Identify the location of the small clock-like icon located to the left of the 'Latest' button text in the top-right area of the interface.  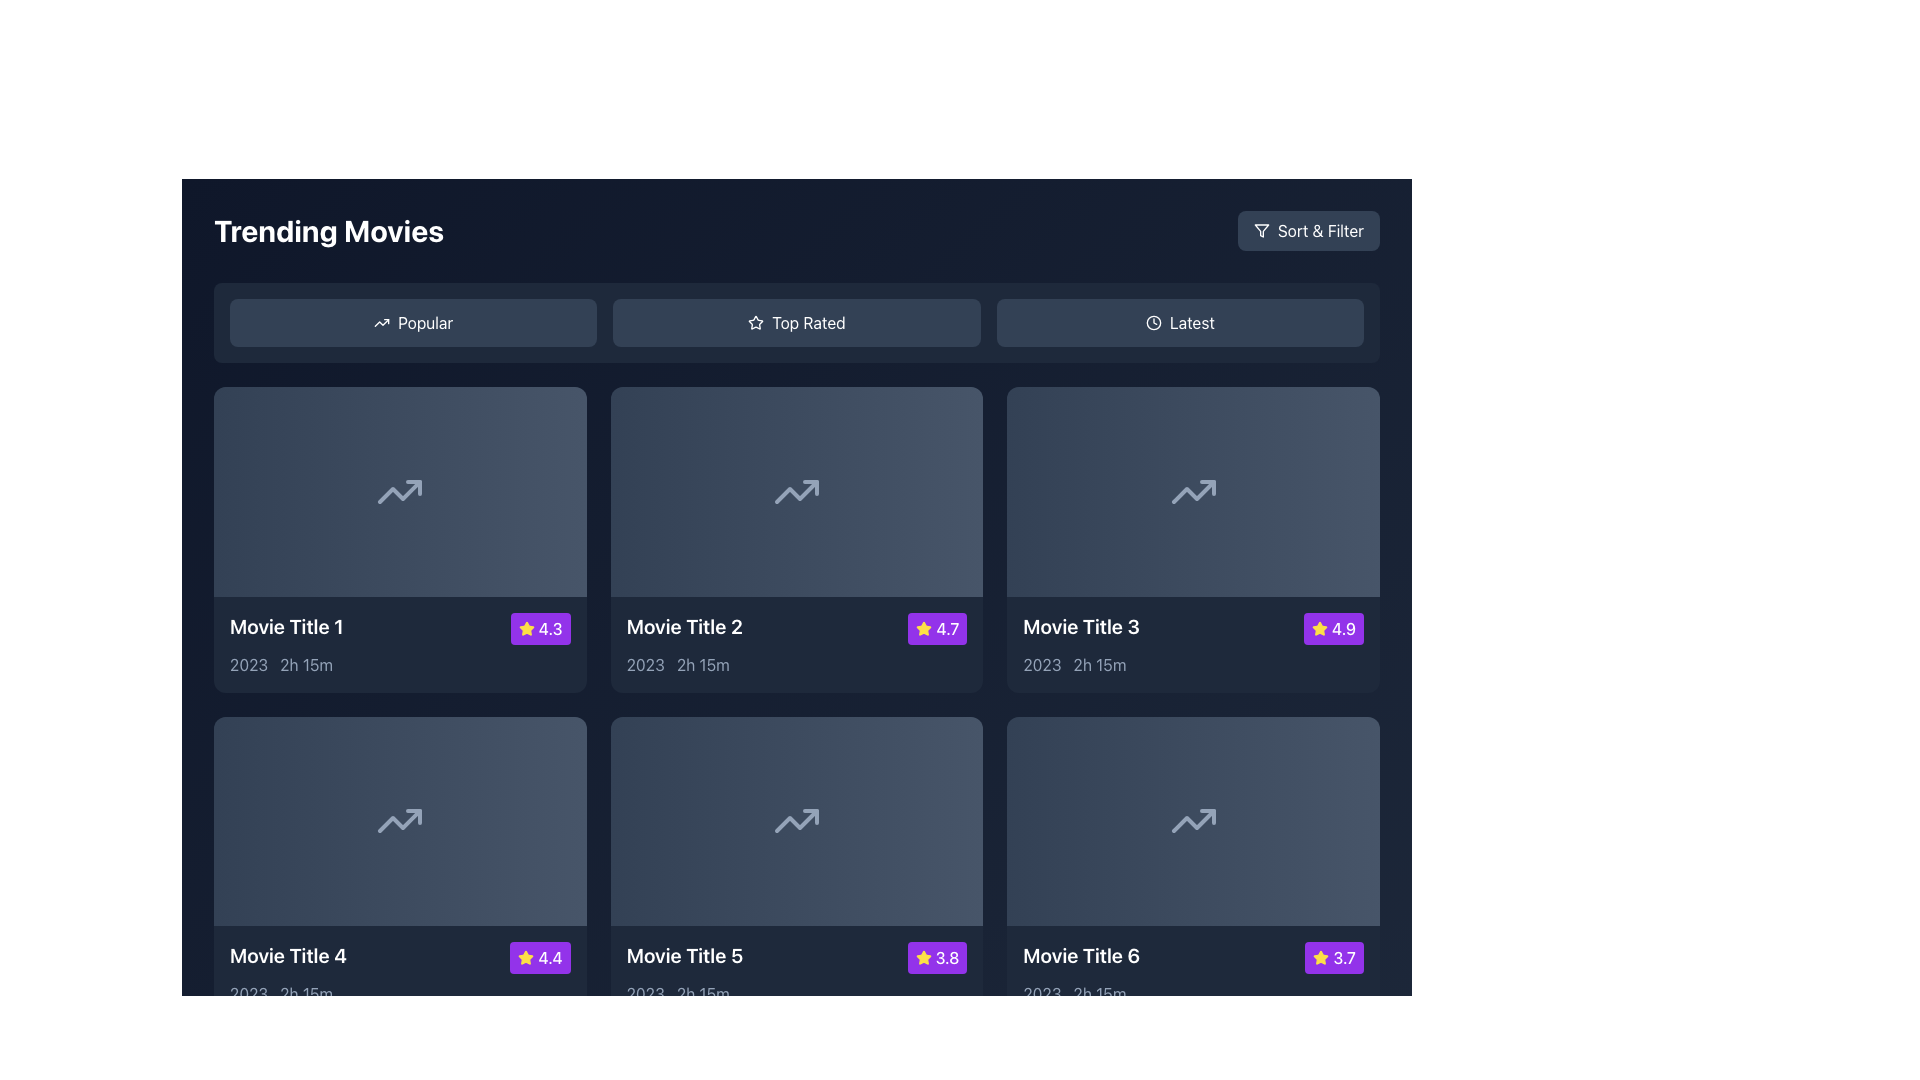
(1153, 322).